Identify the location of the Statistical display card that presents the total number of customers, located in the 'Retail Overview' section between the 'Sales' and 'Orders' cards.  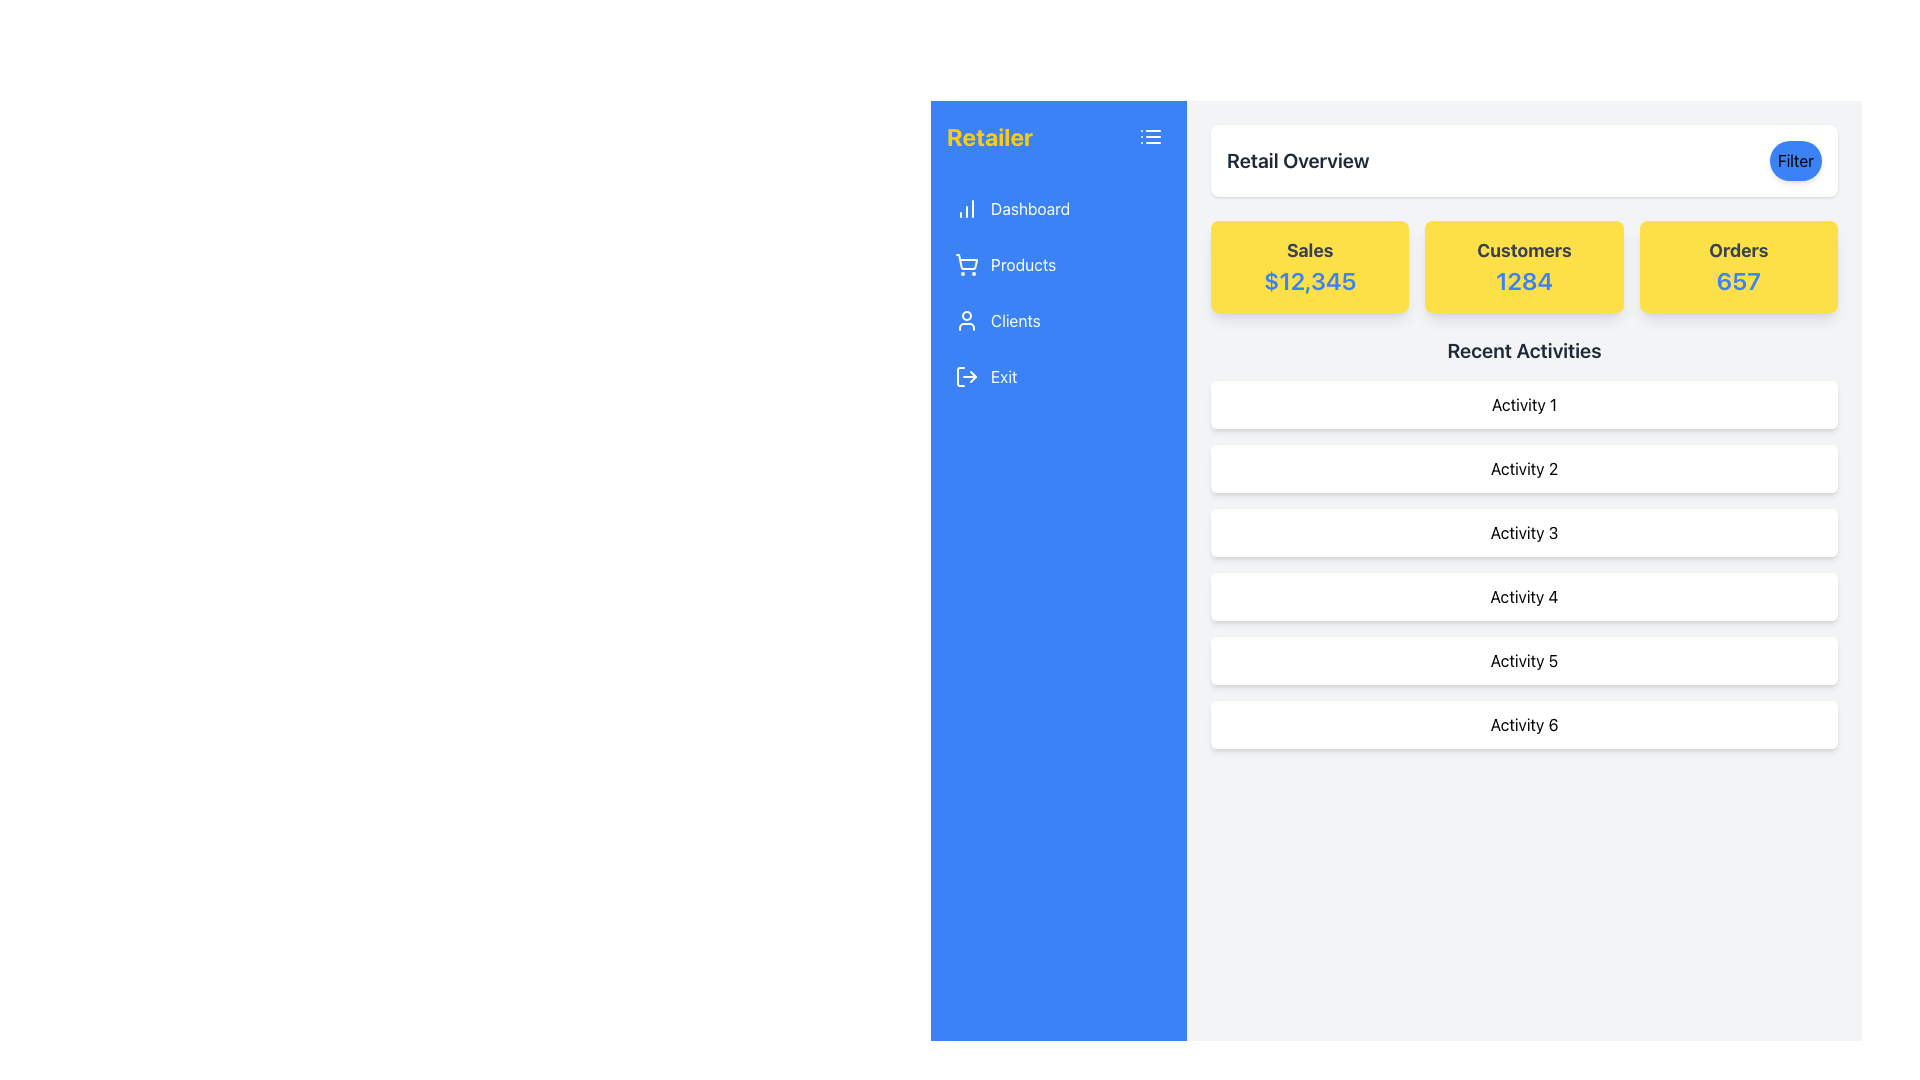
(1523, 265).